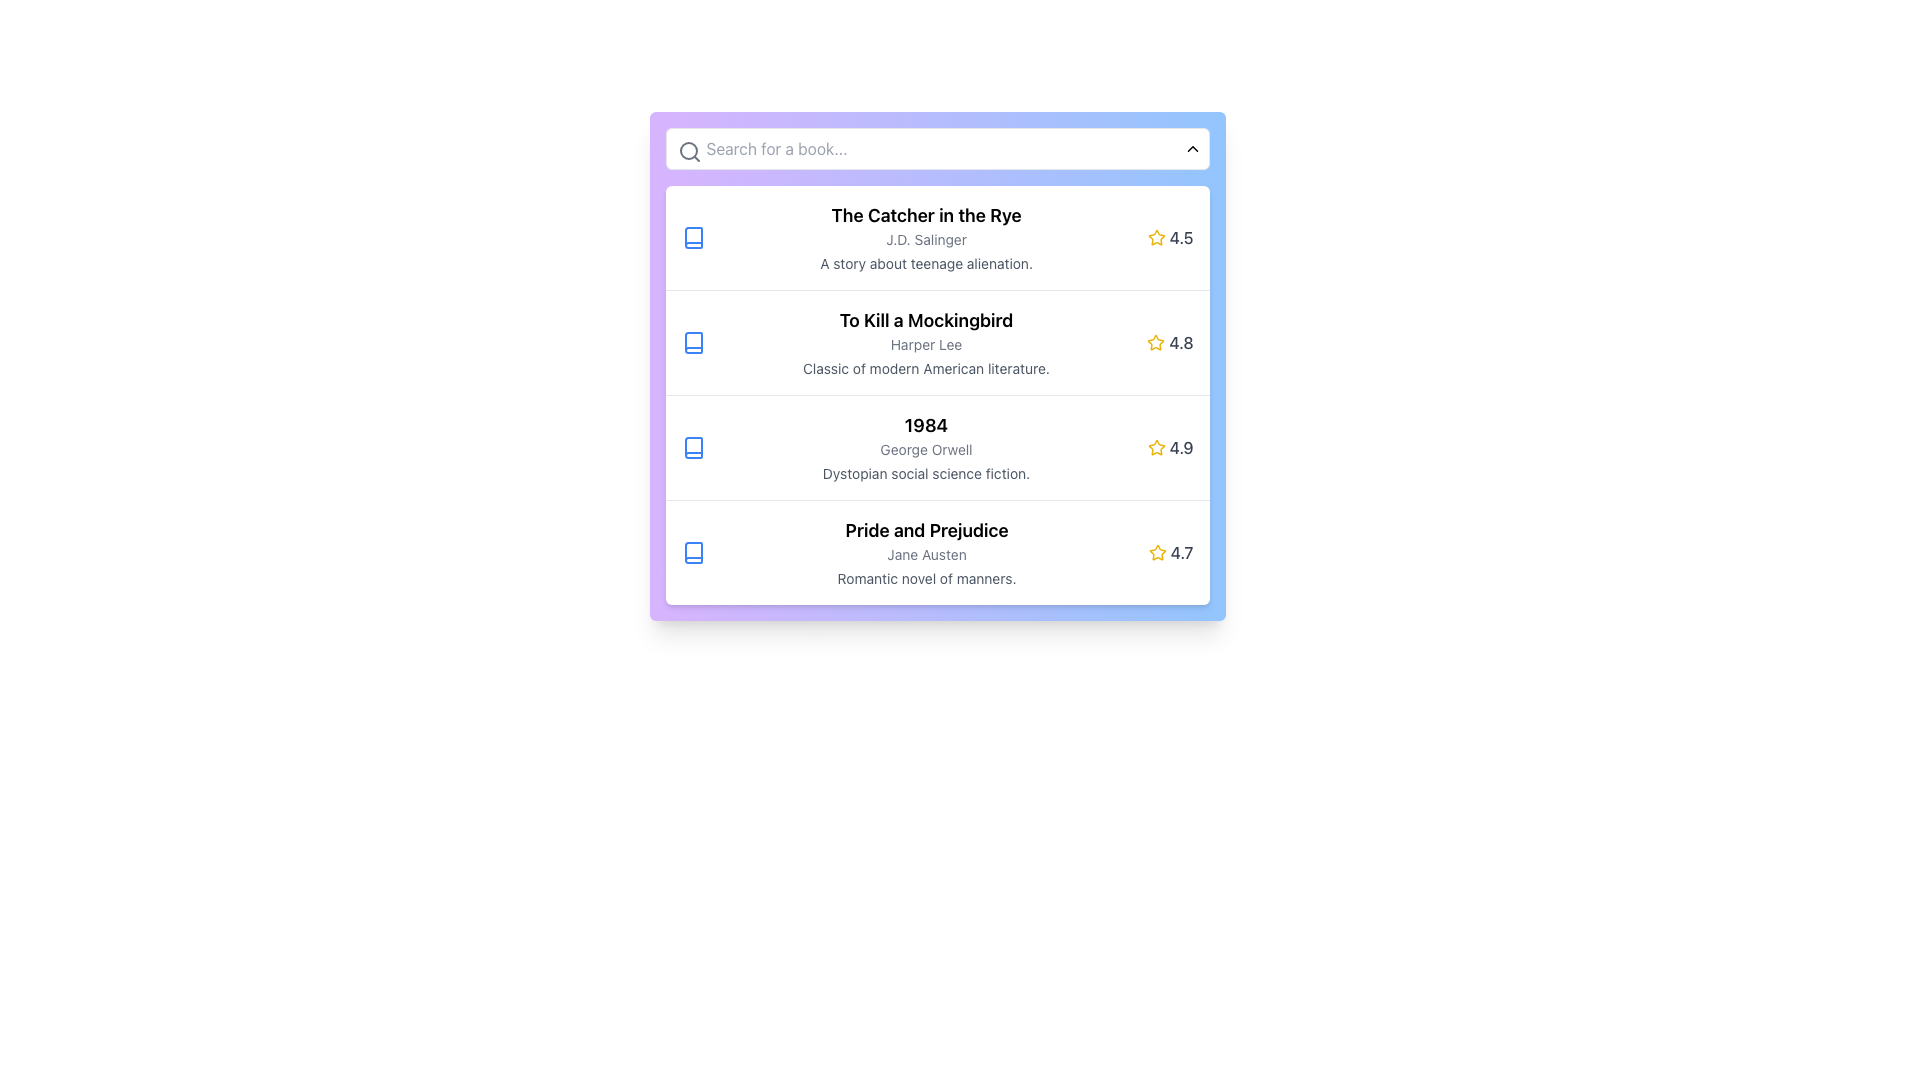 The image size is (1920, 1080). Describe the element at coordinates (925, 262) in the screenshot. I see `the plain text description of the book, which is the third line of text in the first entry of the book list` at that location.